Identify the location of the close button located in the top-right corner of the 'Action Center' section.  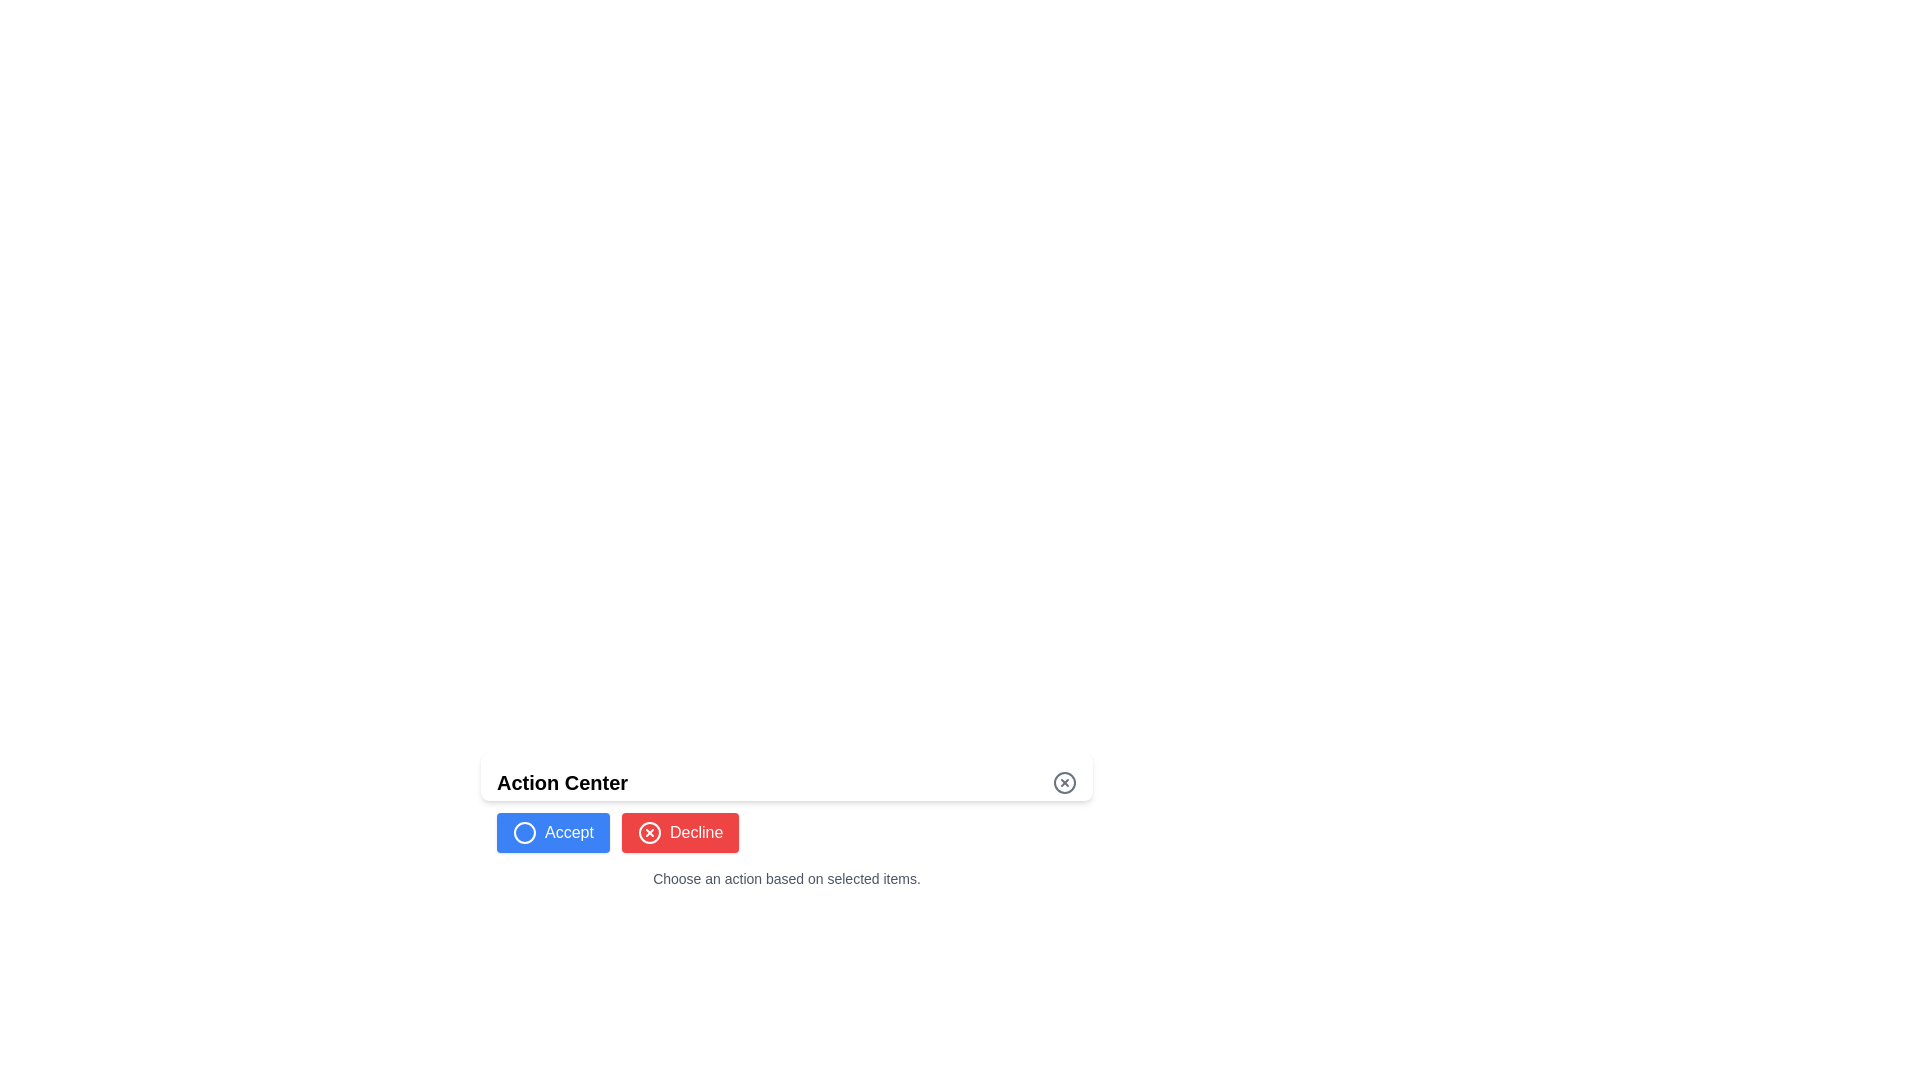
(1064, 782).